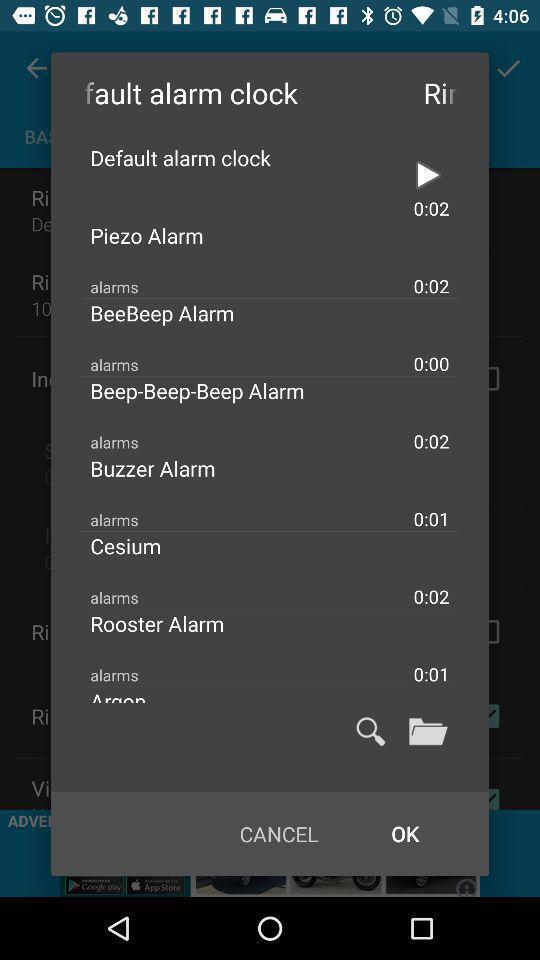 The image size is (540, 960). I want to click on music play the option, so click(427, 174).